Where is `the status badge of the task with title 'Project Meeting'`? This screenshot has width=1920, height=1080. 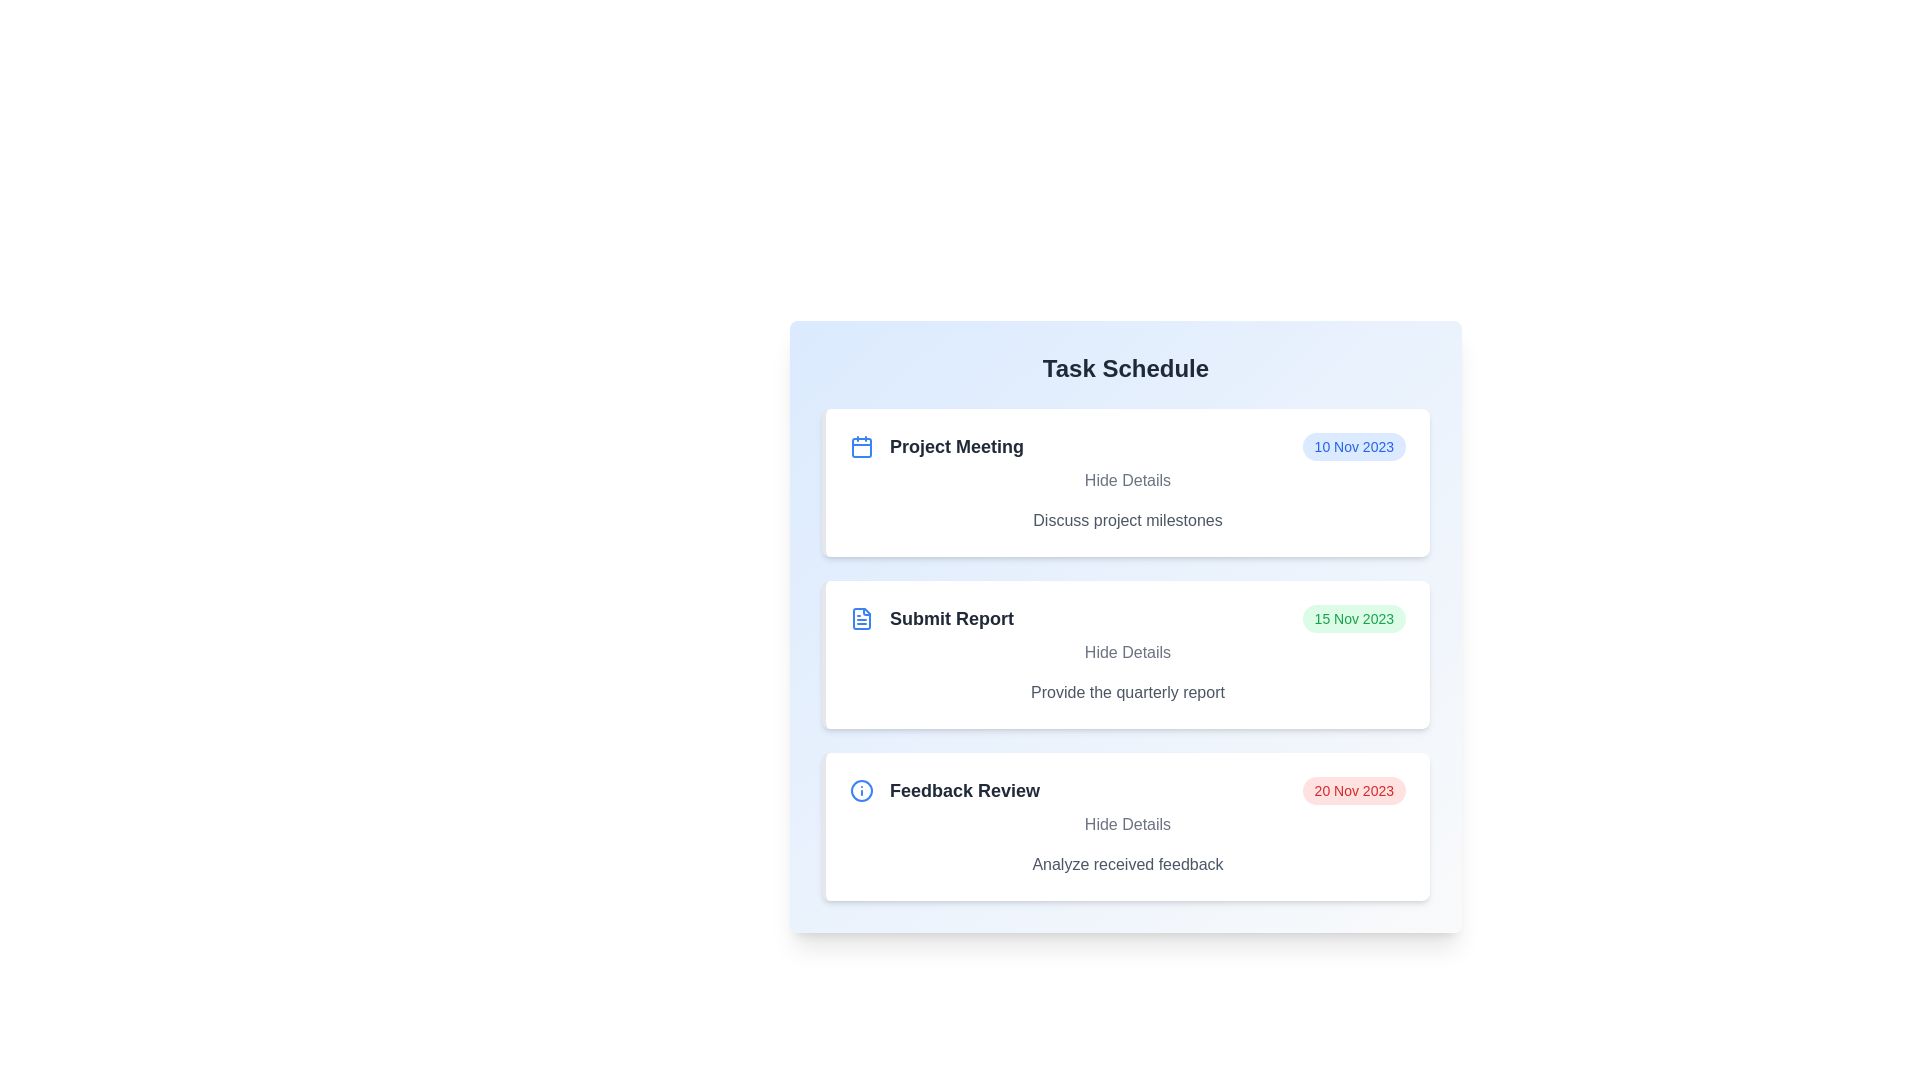
the status badge of the task with title 'Project Meeting' is located at coordinates (1354, 446).